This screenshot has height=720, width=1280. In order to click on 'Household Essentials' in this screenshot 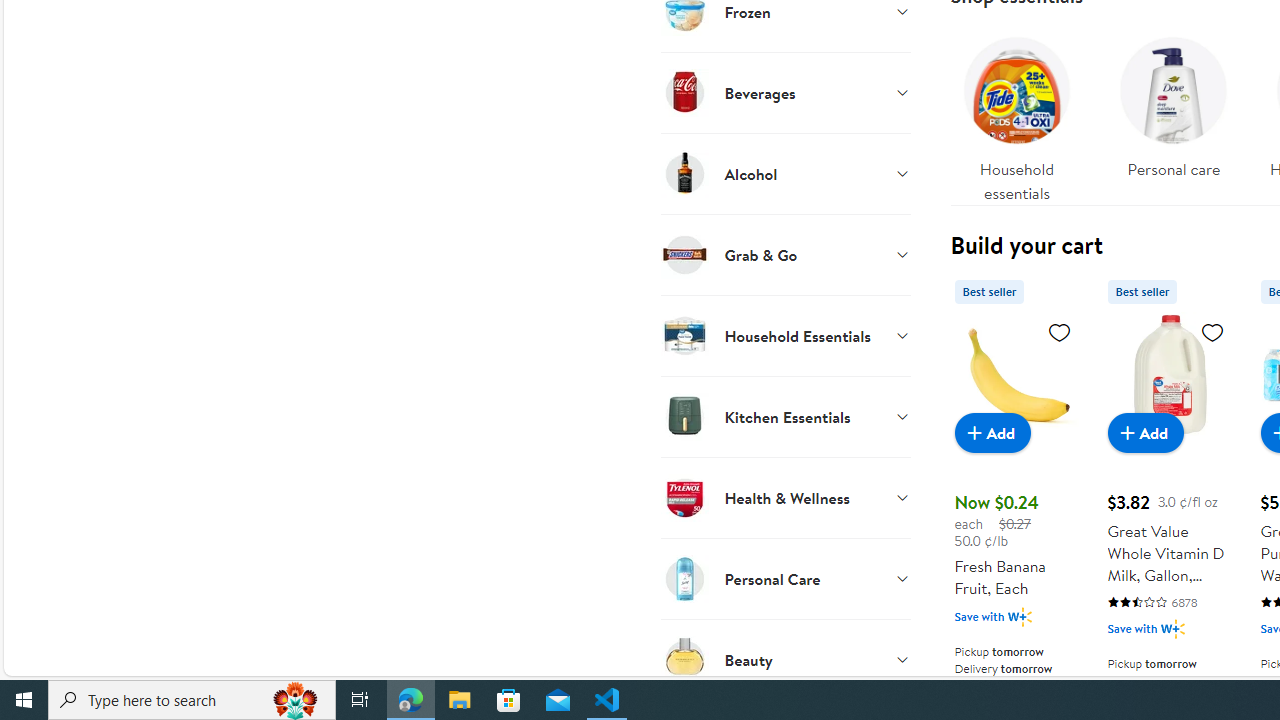, I will do `click(784, 334)`.